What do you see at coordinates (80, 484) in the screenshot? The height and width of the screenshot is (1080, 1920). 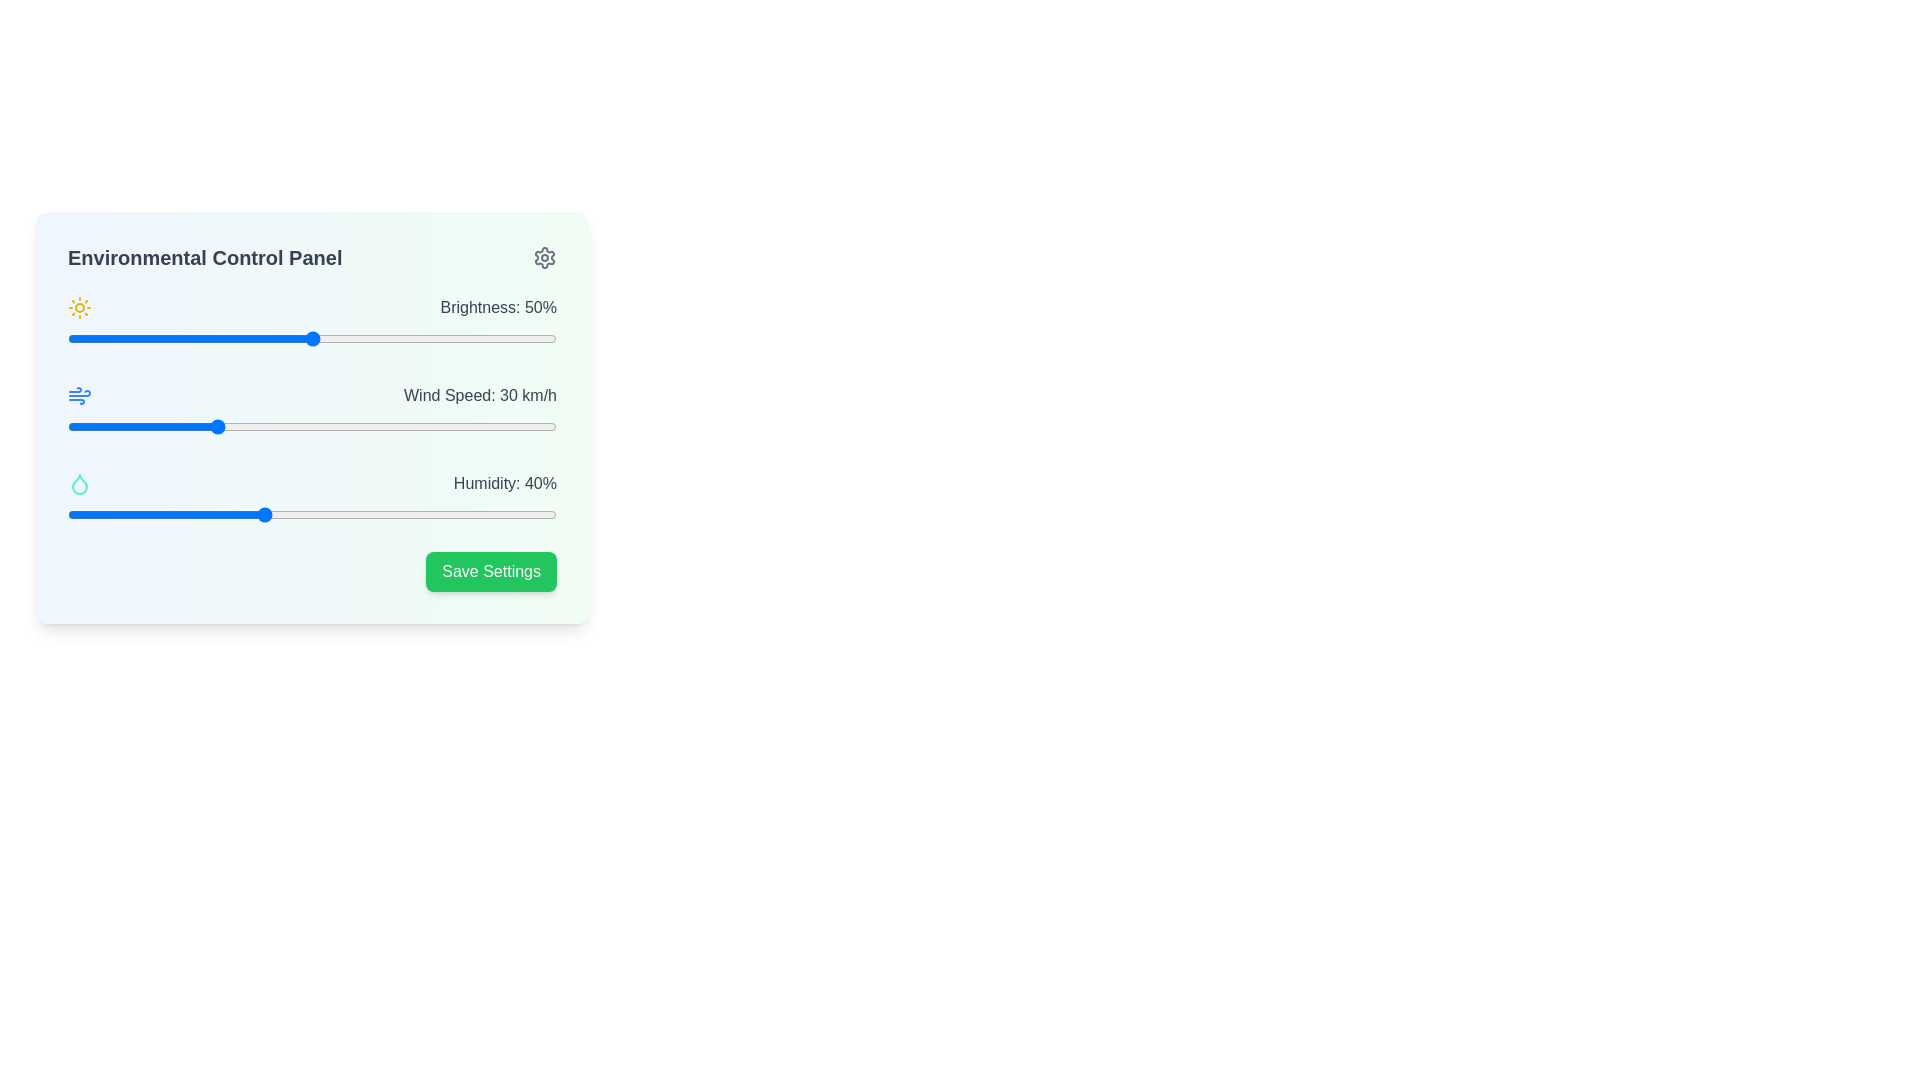 I see `the droplet icon in the Environmental Control Panel that represents humidity, located as the third icon in the left column` at bounding box center [80, 484].